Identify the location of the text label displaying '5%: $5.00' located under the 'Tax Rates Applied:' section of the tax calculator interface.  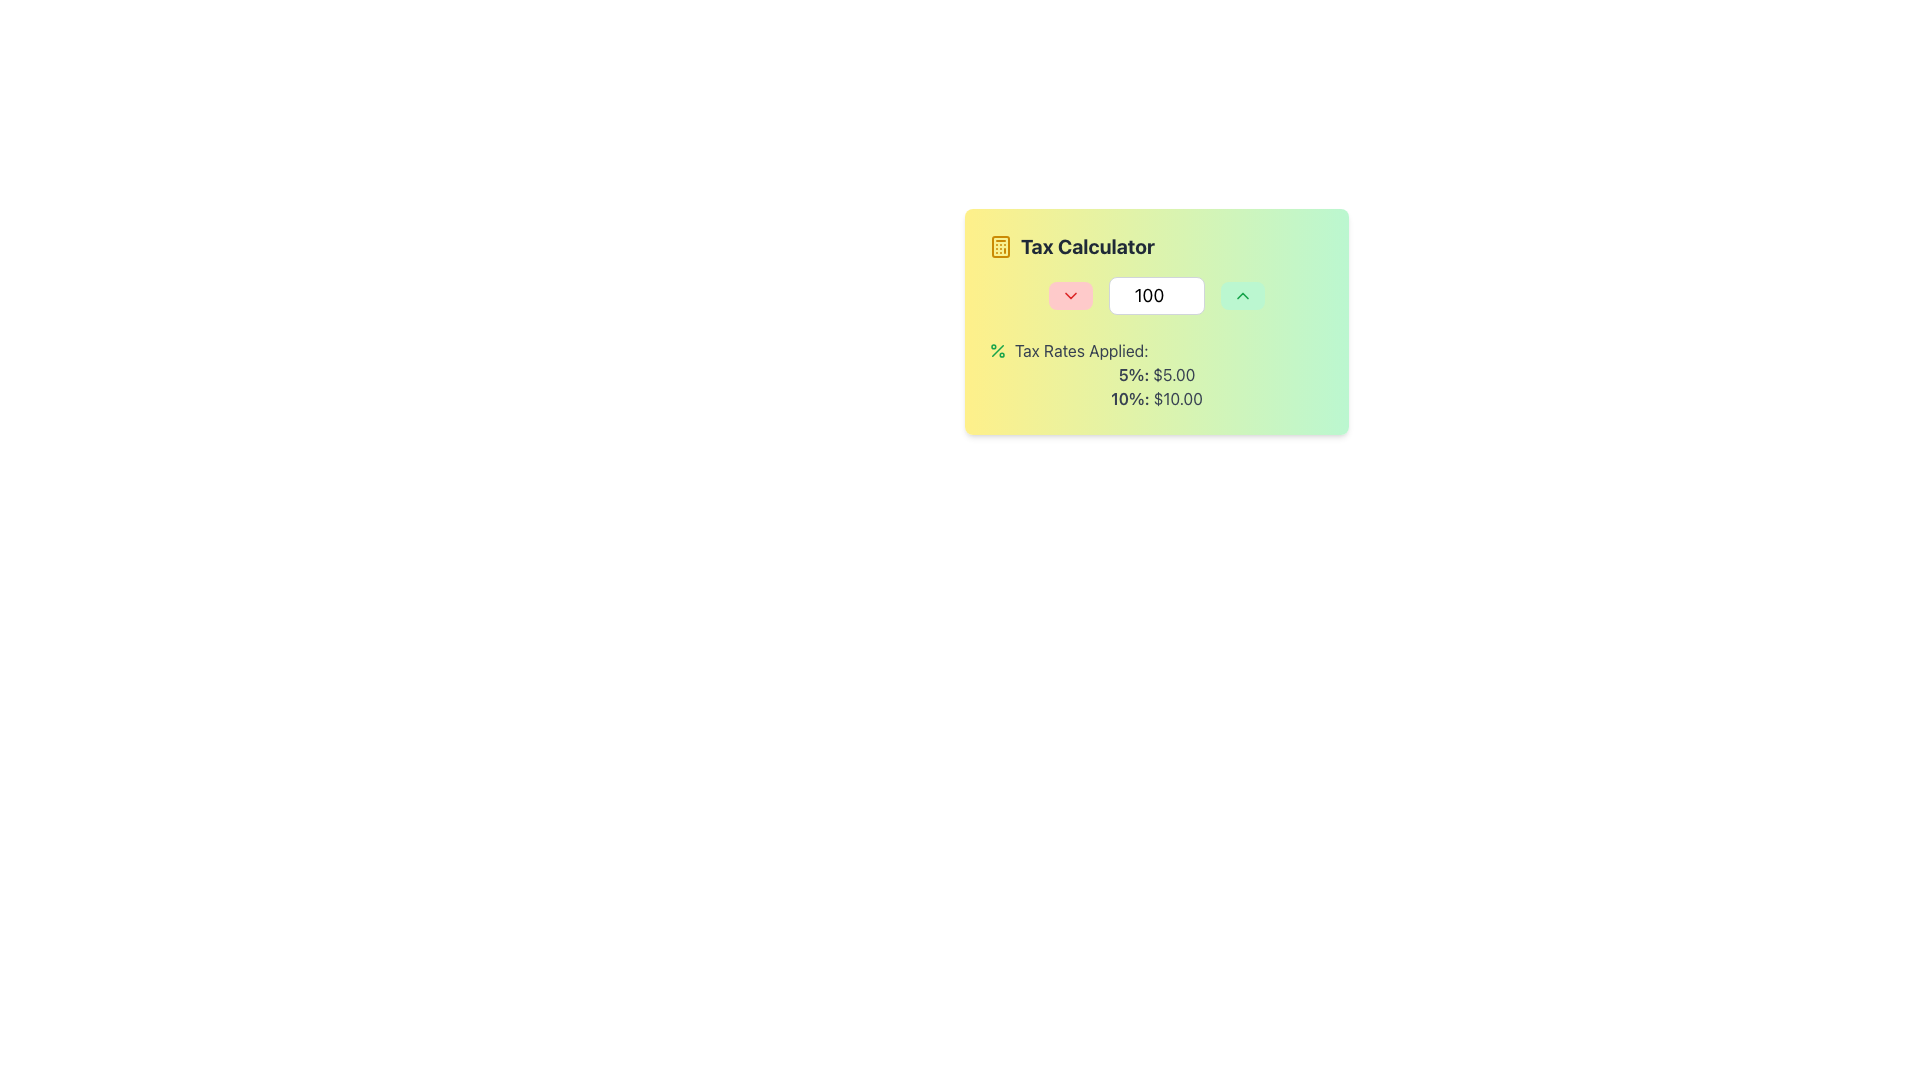
(1156, 374).